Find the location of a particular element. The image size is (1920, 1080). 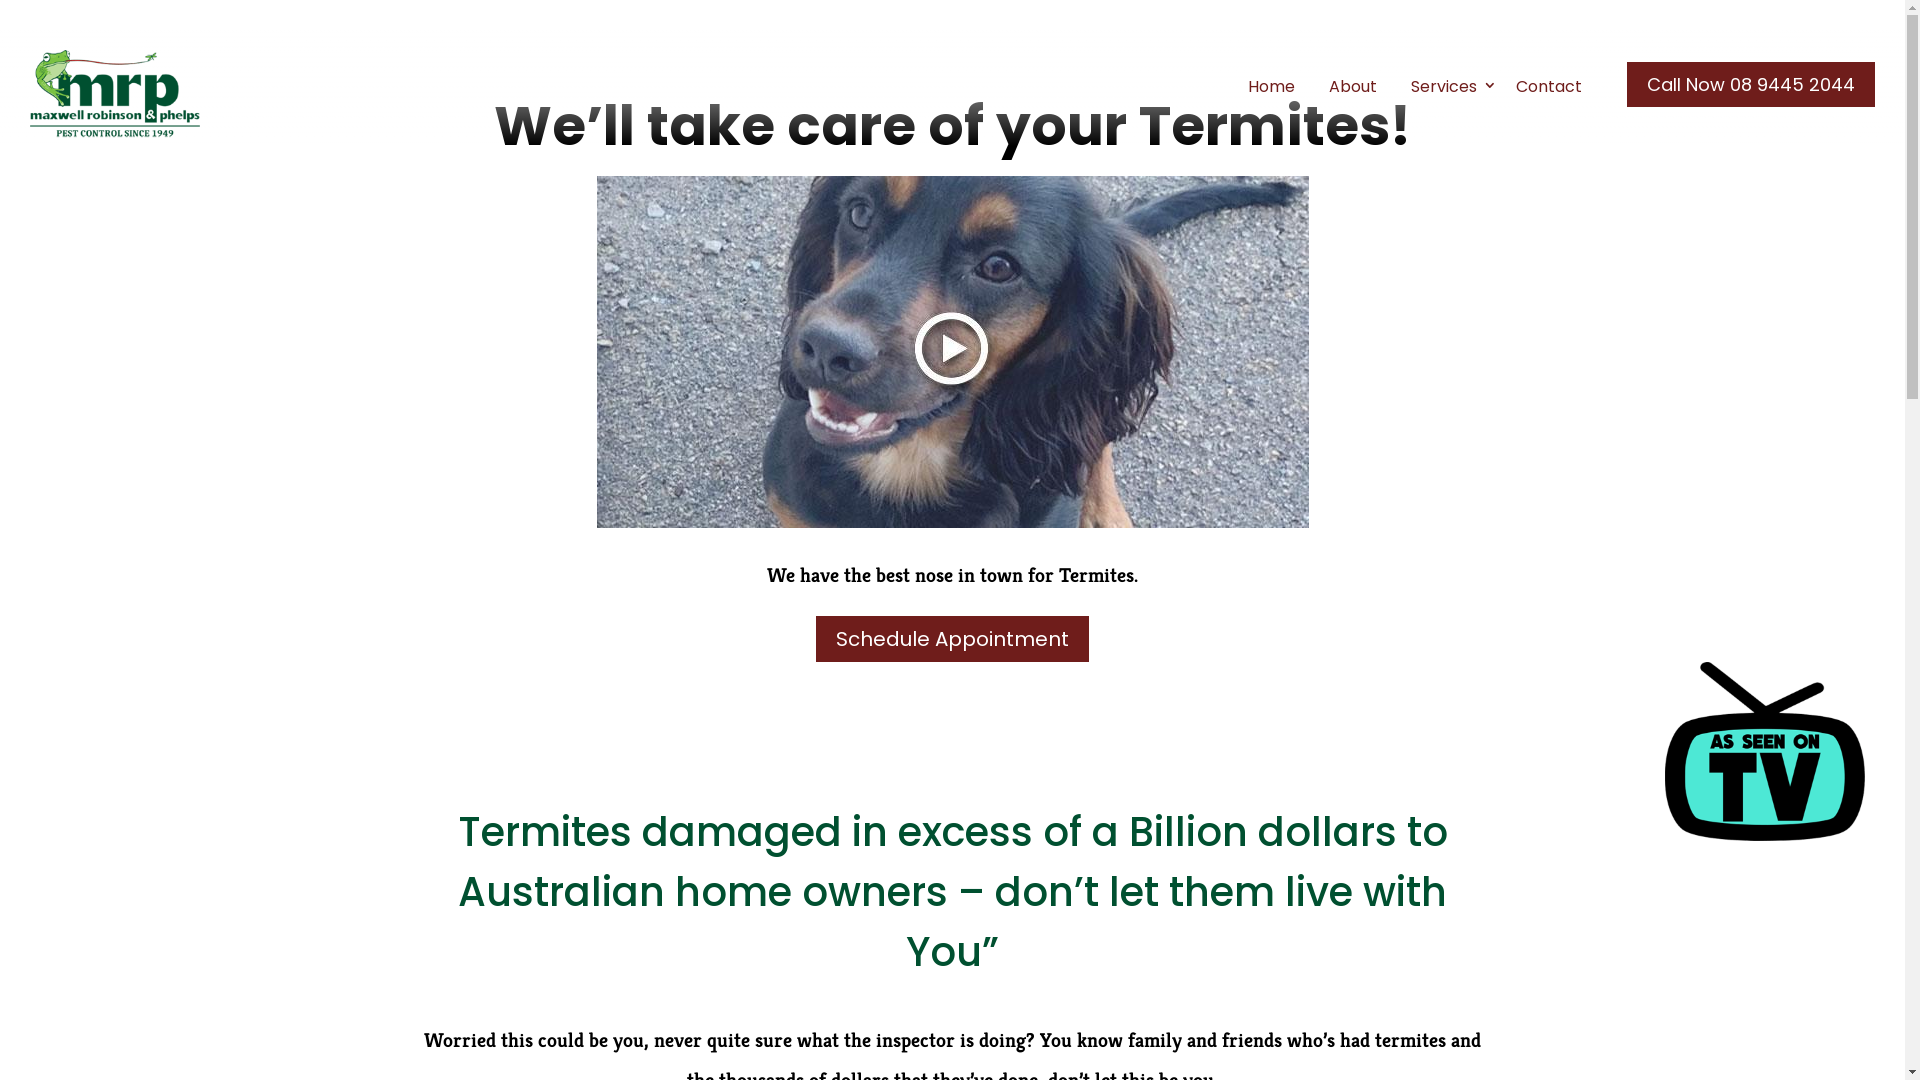

'Contact' is located at coordinates (1548, 86).